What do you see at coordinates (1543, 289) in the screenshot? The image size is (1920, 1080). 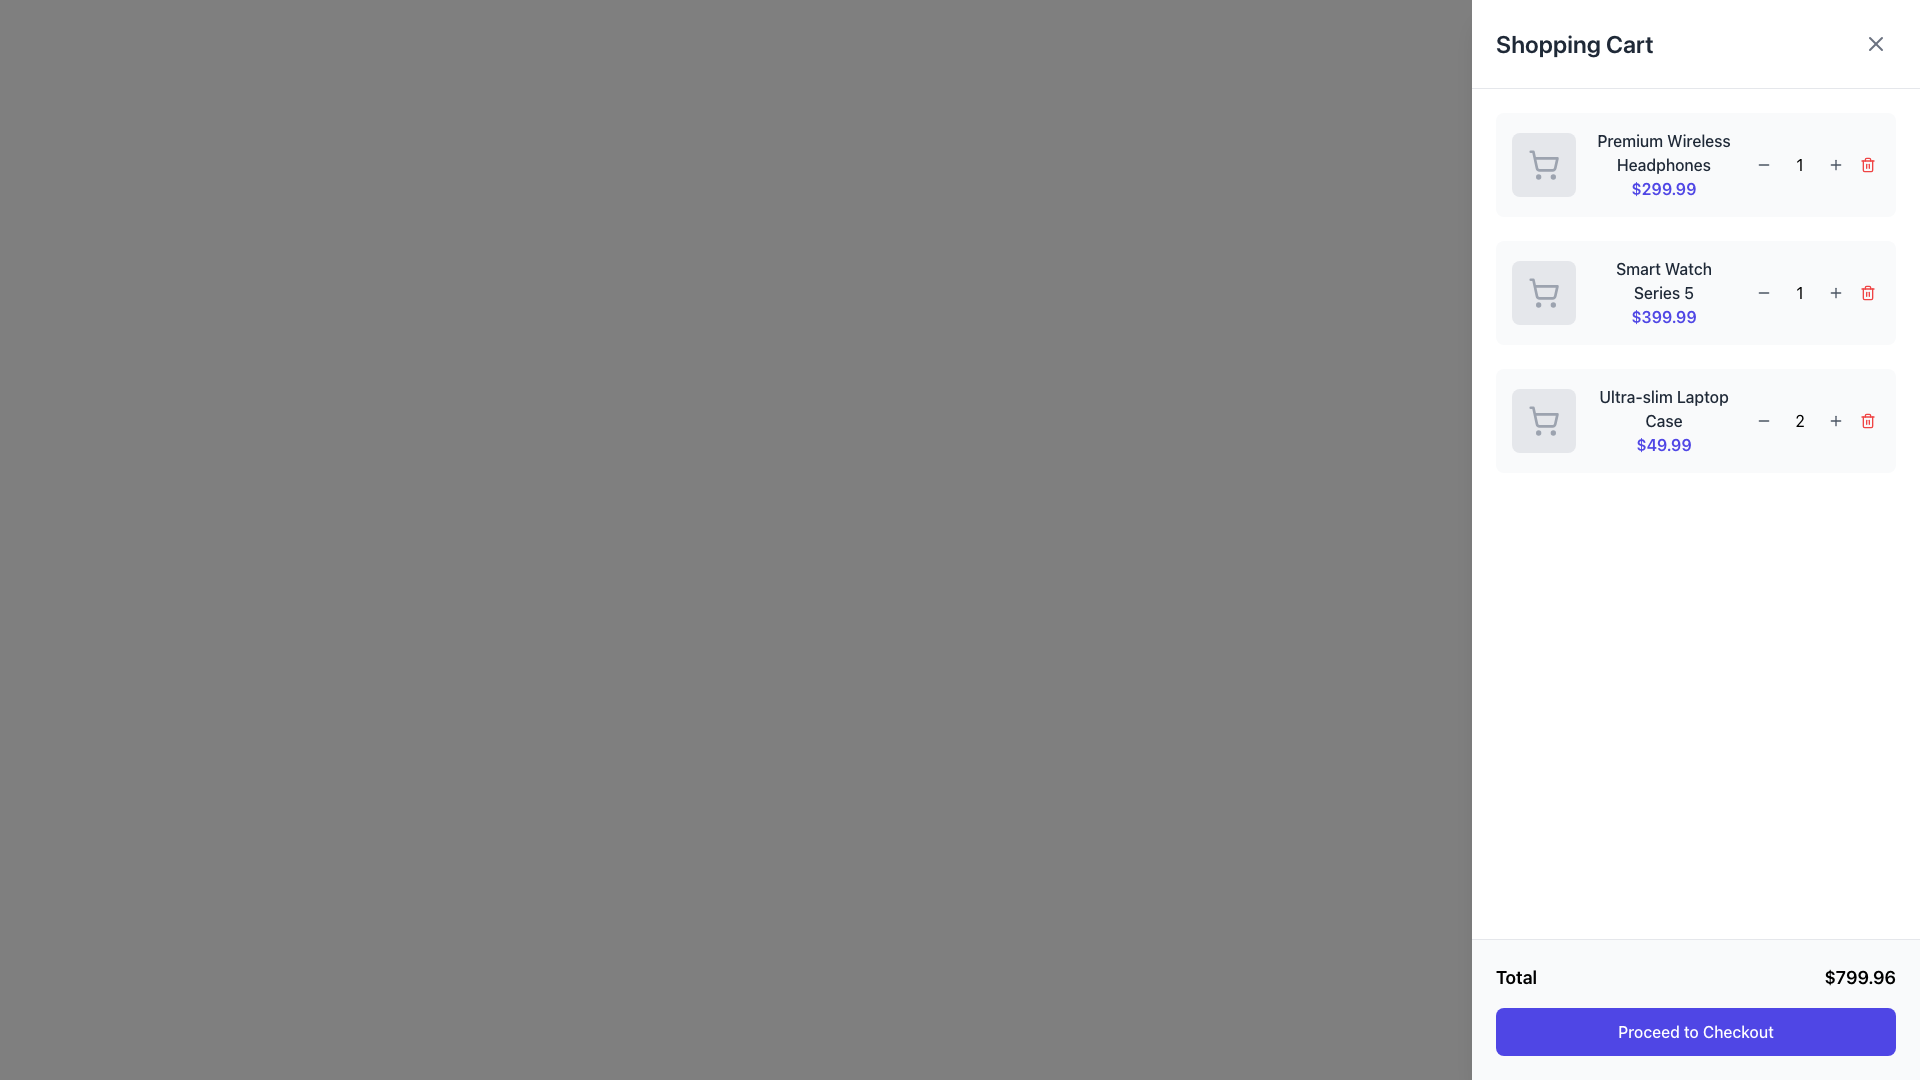 I see `the shopping cart icon for the 'Smart Watch Series 5', which is part of the e-commerce platform's cart representation` at bounding box center [1543, 289].